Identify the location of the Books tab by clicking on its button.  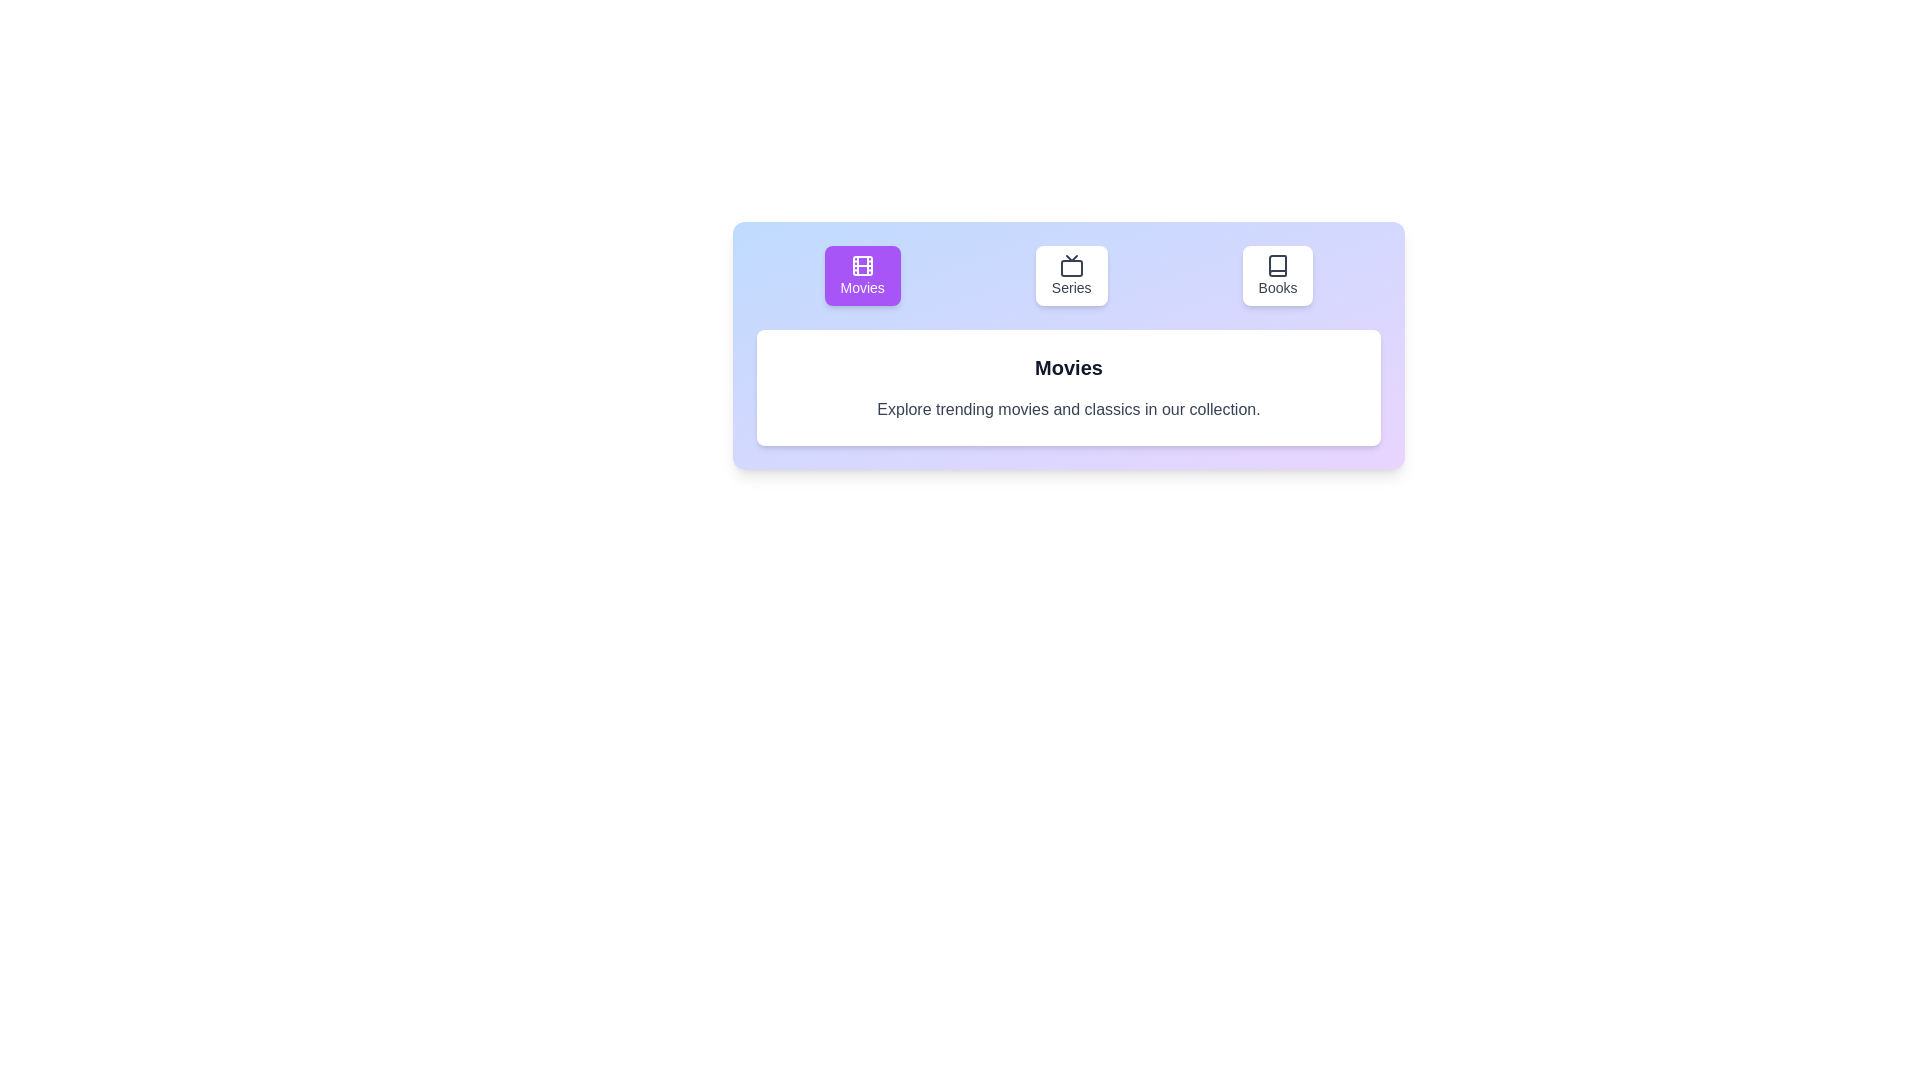
(1276, 276).